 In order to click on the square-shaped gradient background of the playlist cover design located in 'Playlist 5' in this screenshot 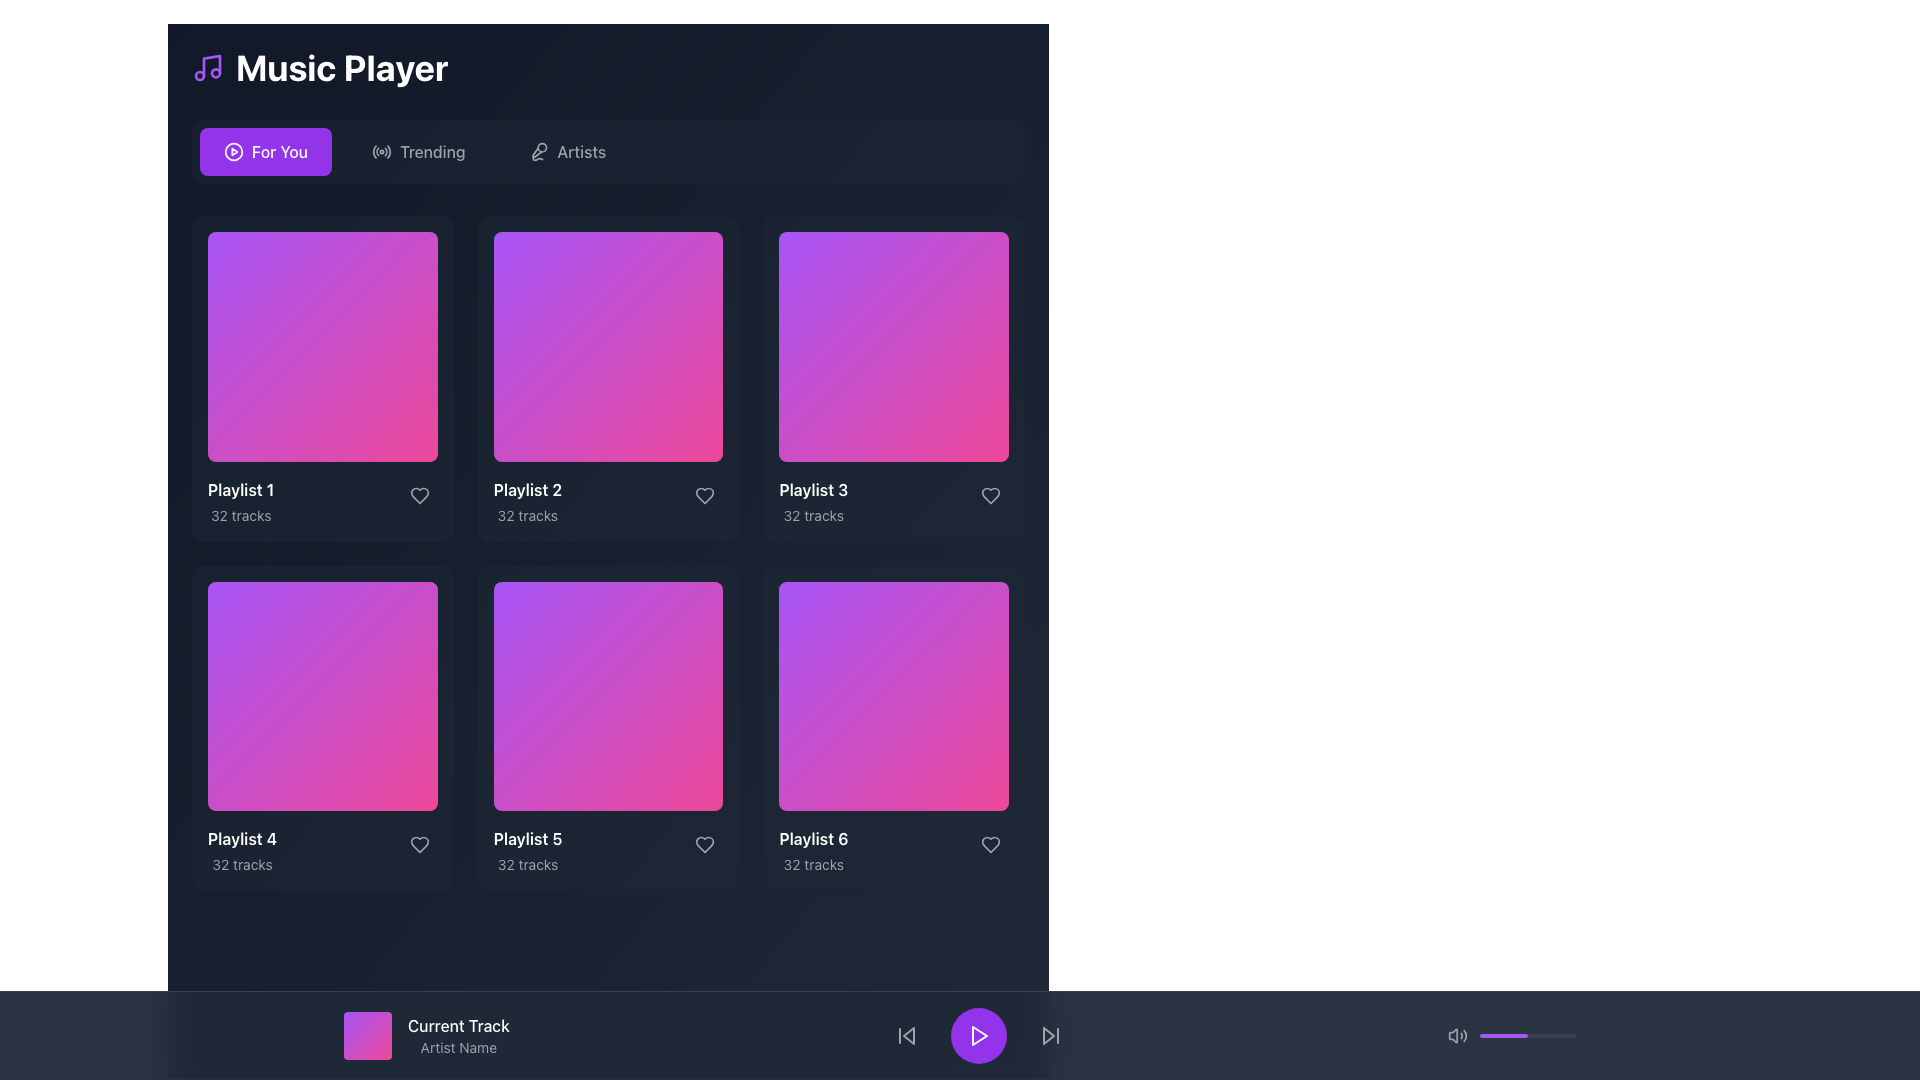, I will do `click(607, 695)`.